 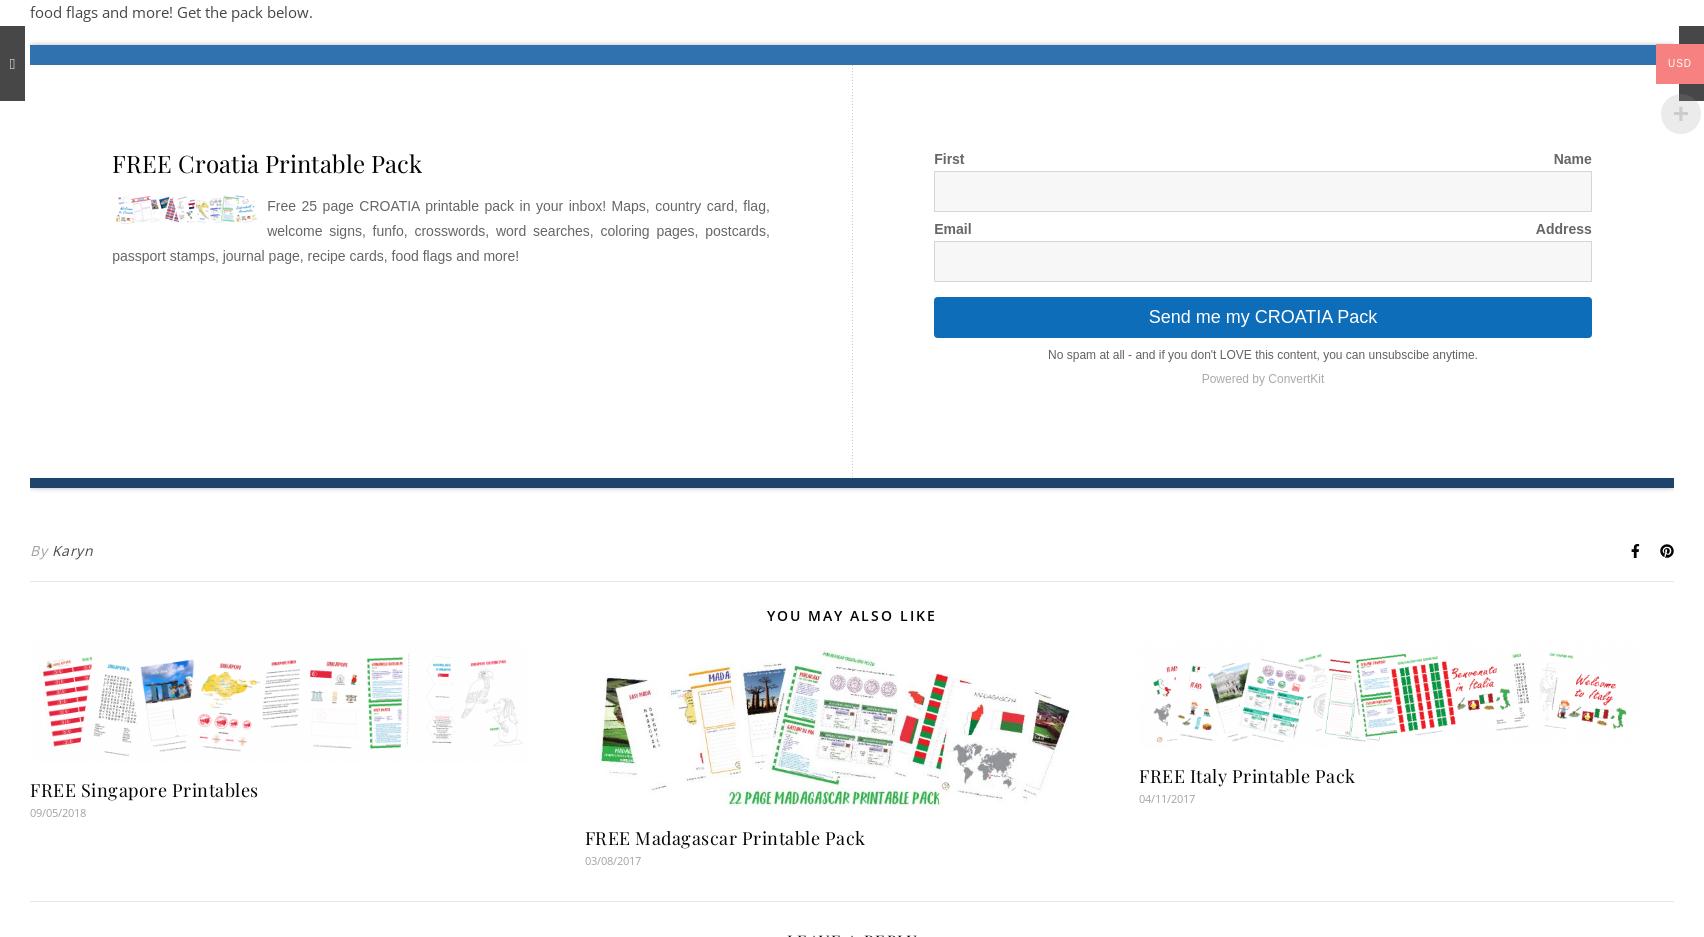 What do you see at coordinates (72, 549) in the screenshot?
I see `'Karyn'` at bounding box center [72, 549].